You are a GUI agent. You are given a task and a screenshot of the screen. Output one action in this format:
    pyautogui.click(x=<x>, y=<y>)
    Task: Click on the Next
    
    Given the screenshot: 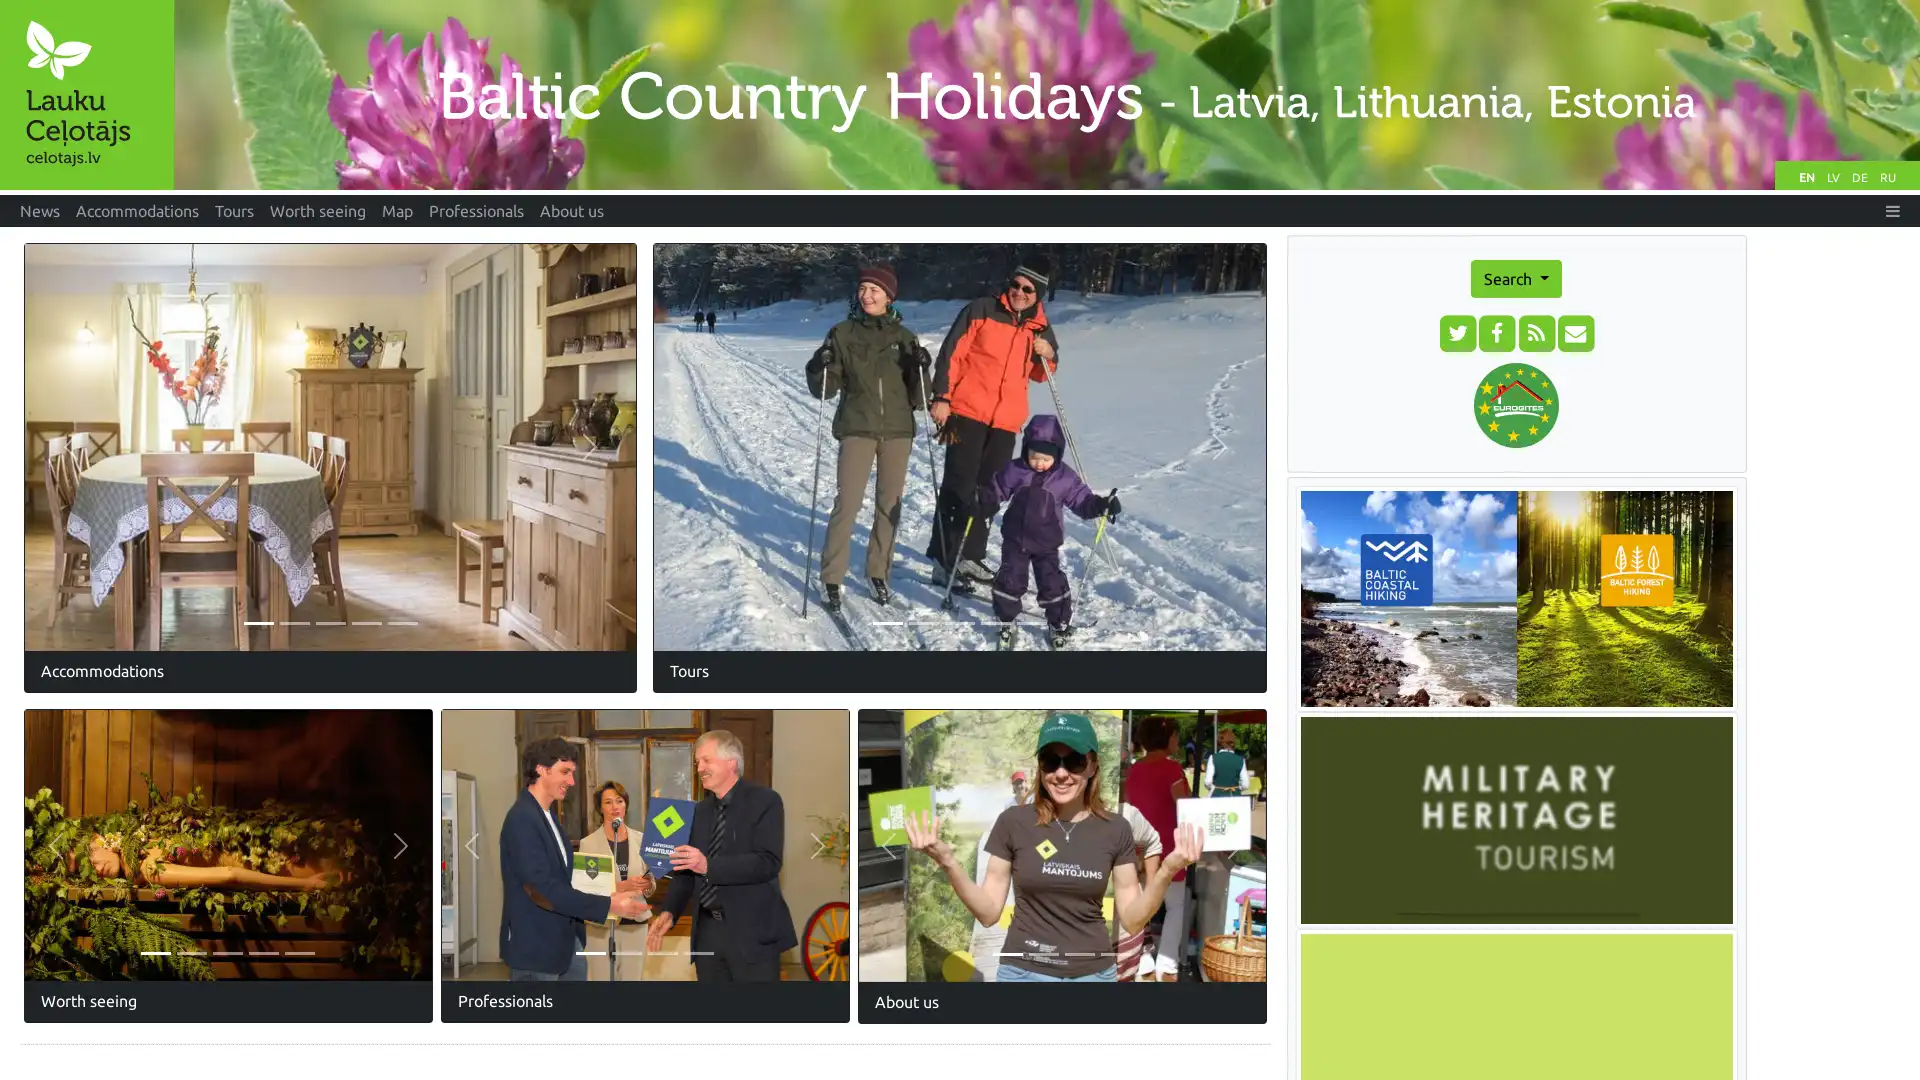 What is the action you would take?
    pyautogui.click(x=589, y=446)
    